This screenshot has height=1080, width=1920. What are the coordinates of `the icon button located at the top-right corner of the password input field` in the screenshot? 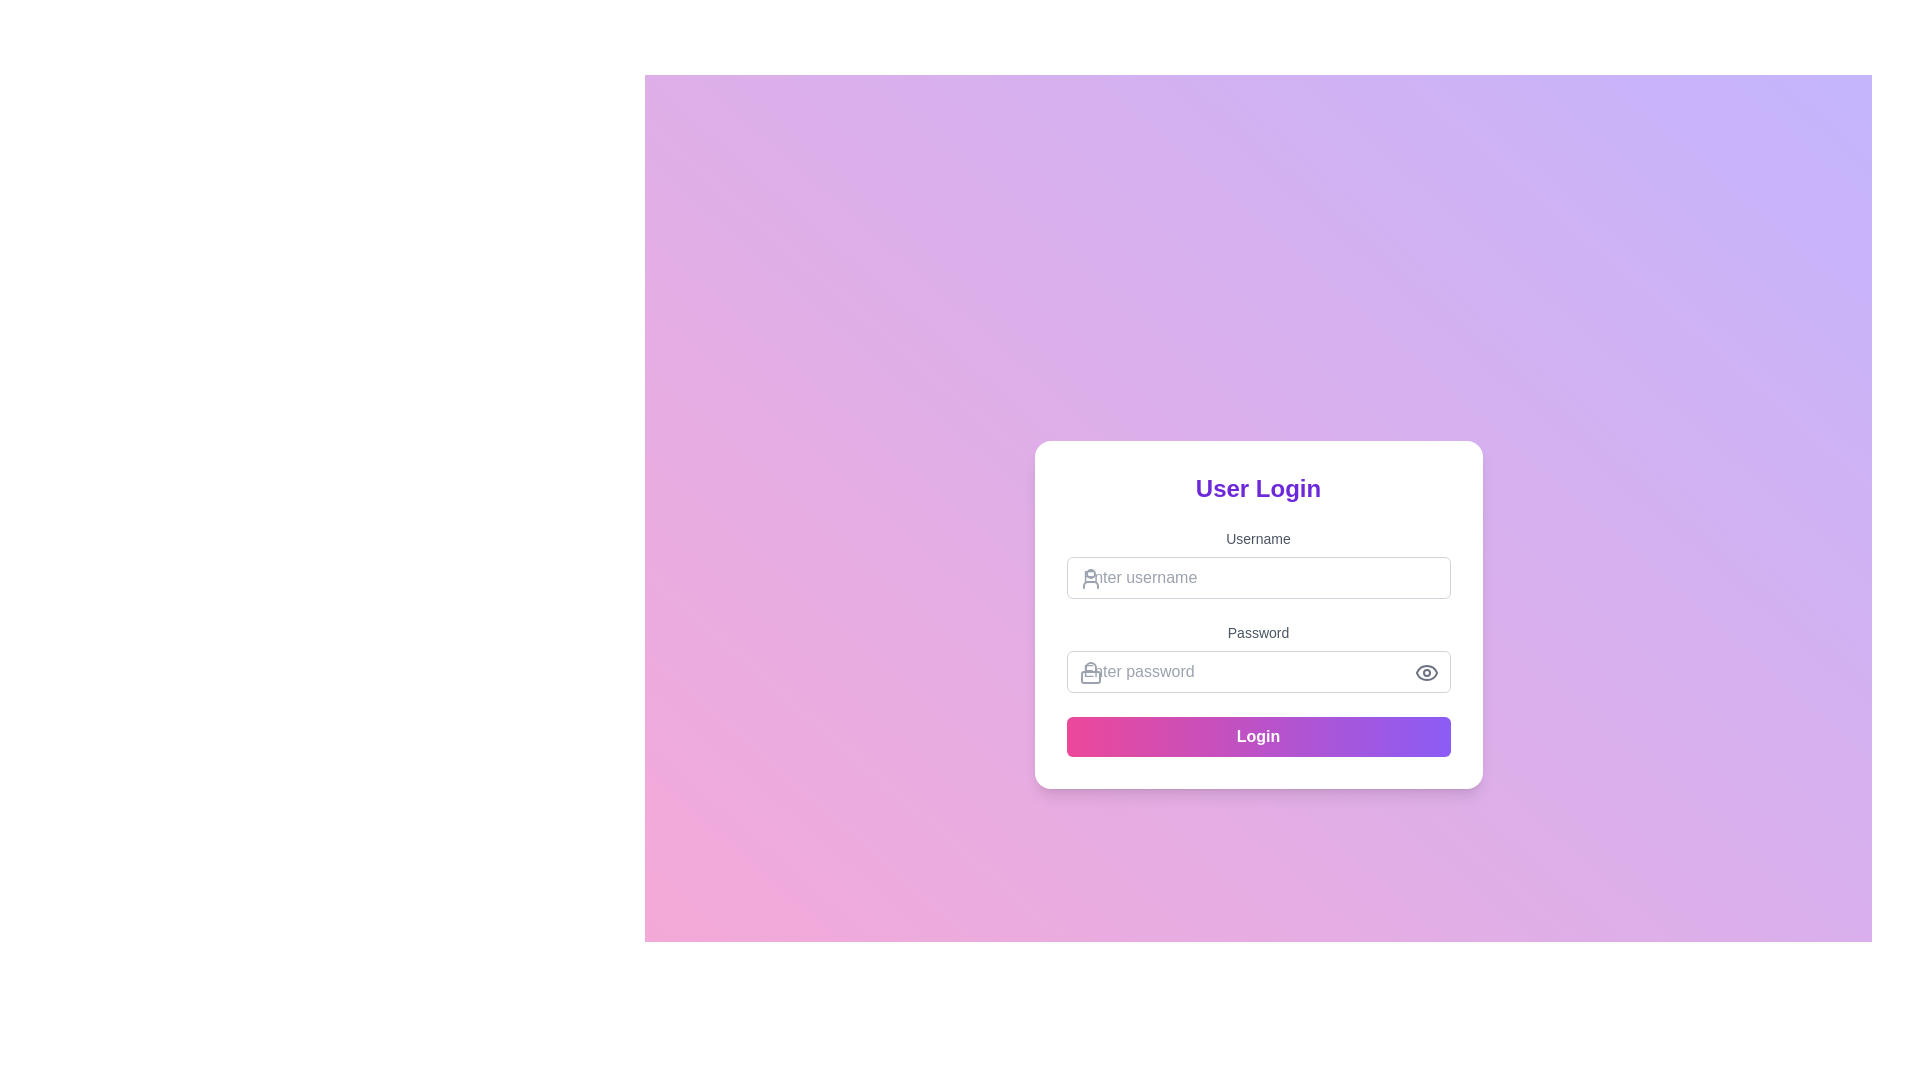 It's located at (1425, 672).